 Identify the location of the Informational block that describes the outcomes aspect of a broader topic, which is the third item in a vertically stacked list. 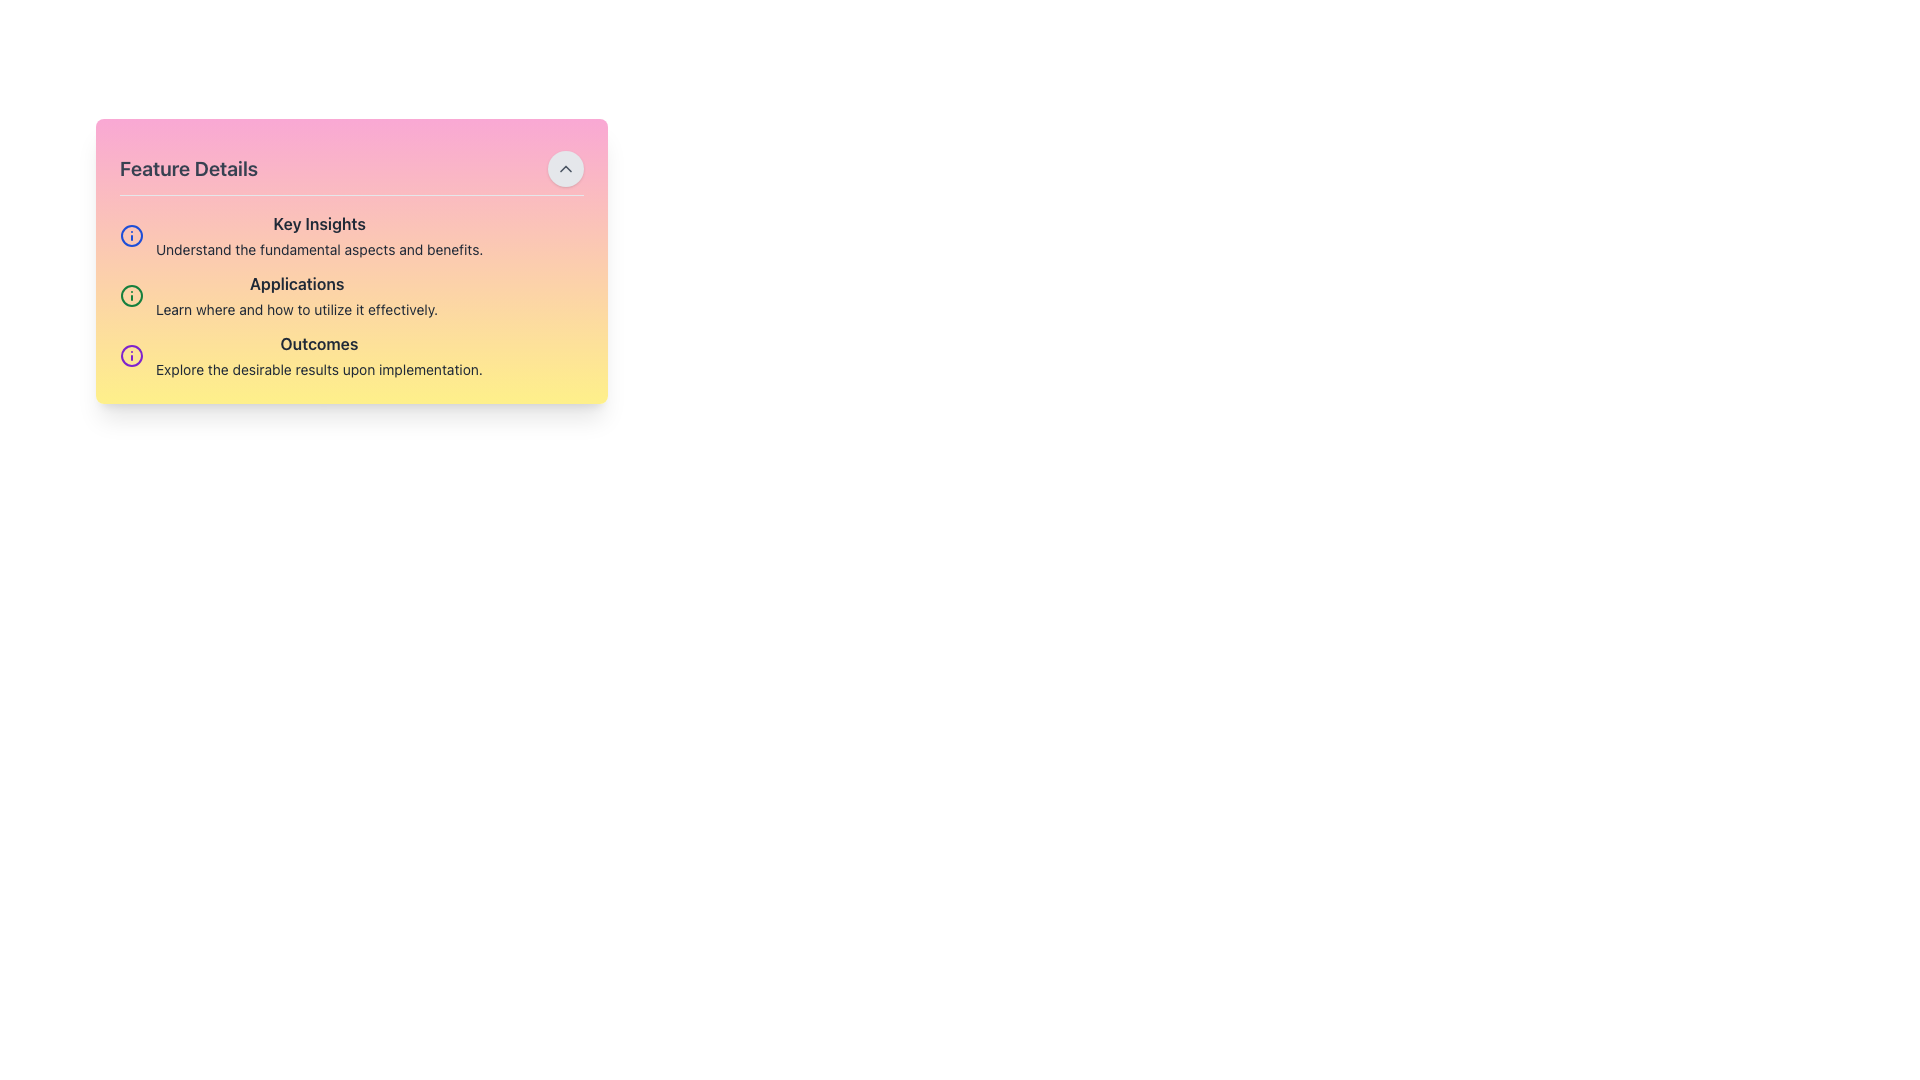
(351, 354).